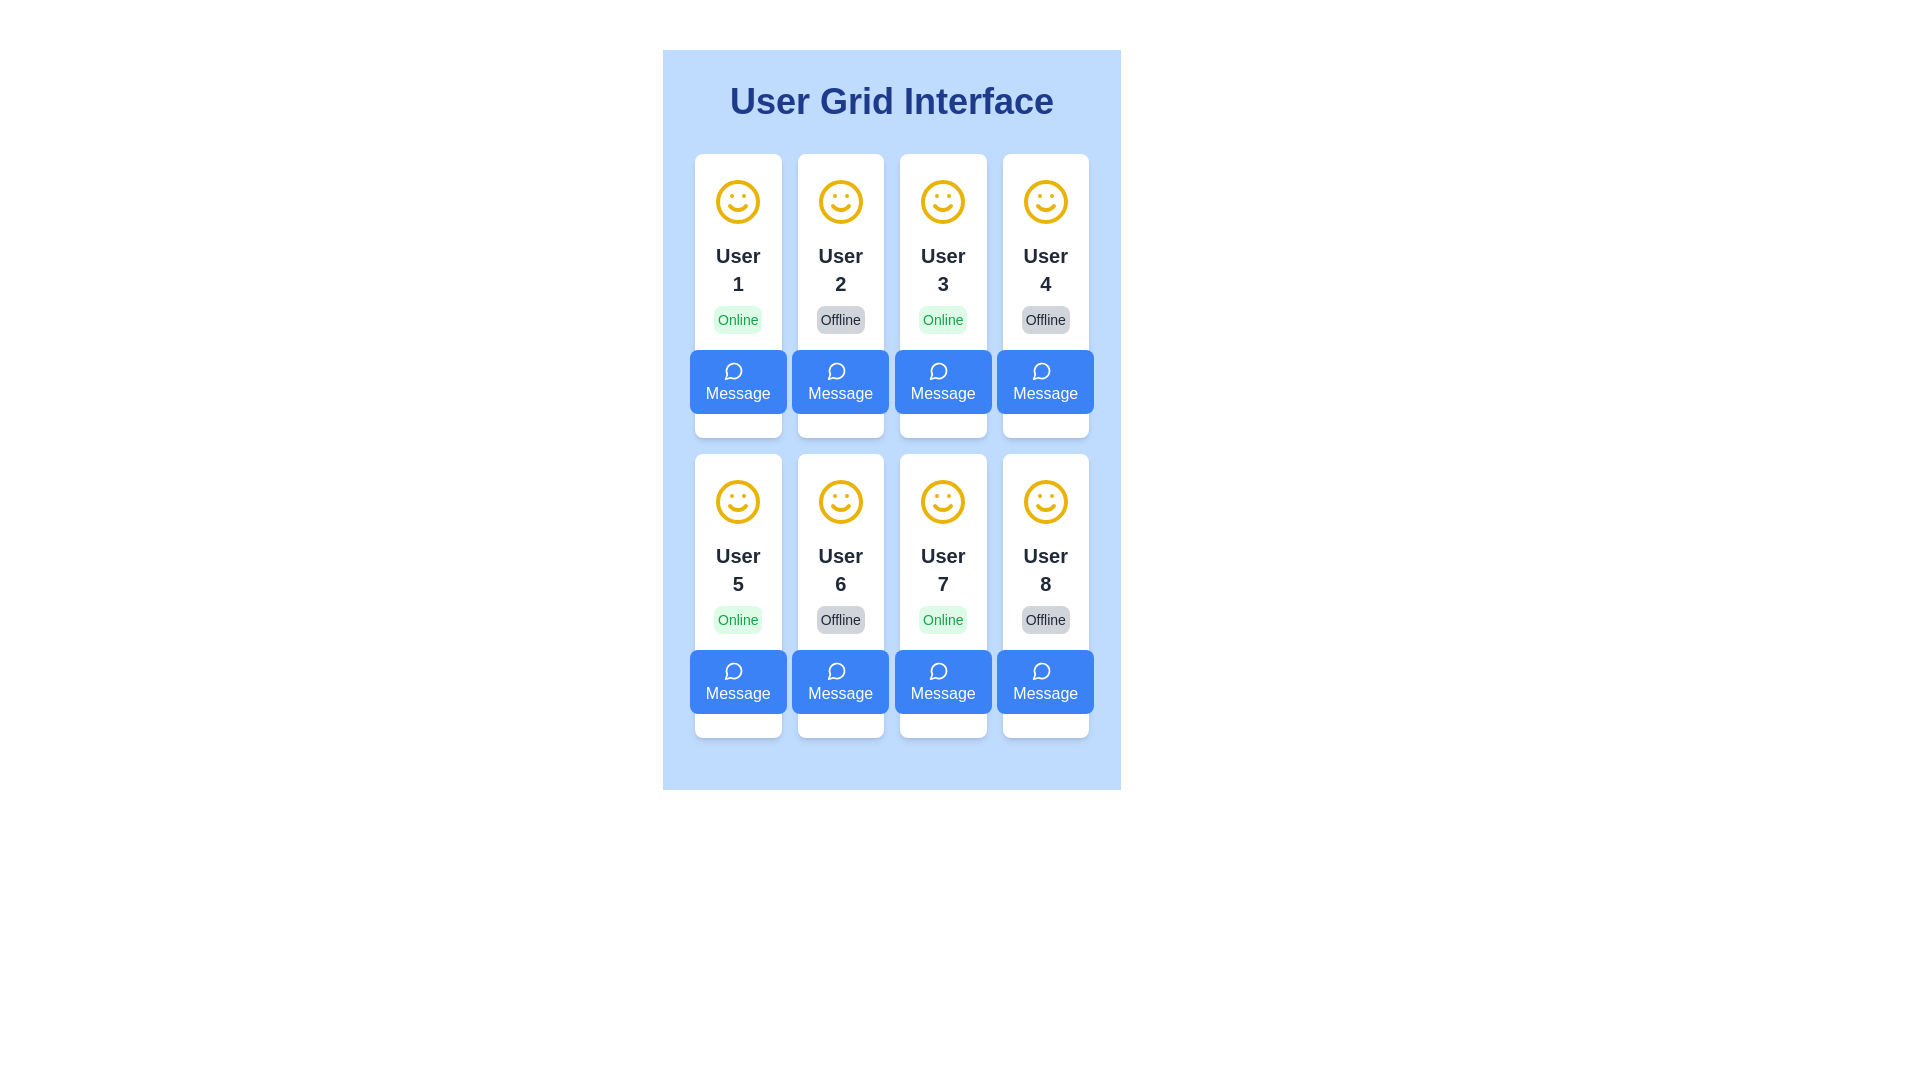 The height and width of the screenshot is (1080, 1920). Describe the element at coordinates (937, 371) in the screenshot. I see `the messaging feature icon located in the third column of the first row in a 4x2 grid layout` at that location.